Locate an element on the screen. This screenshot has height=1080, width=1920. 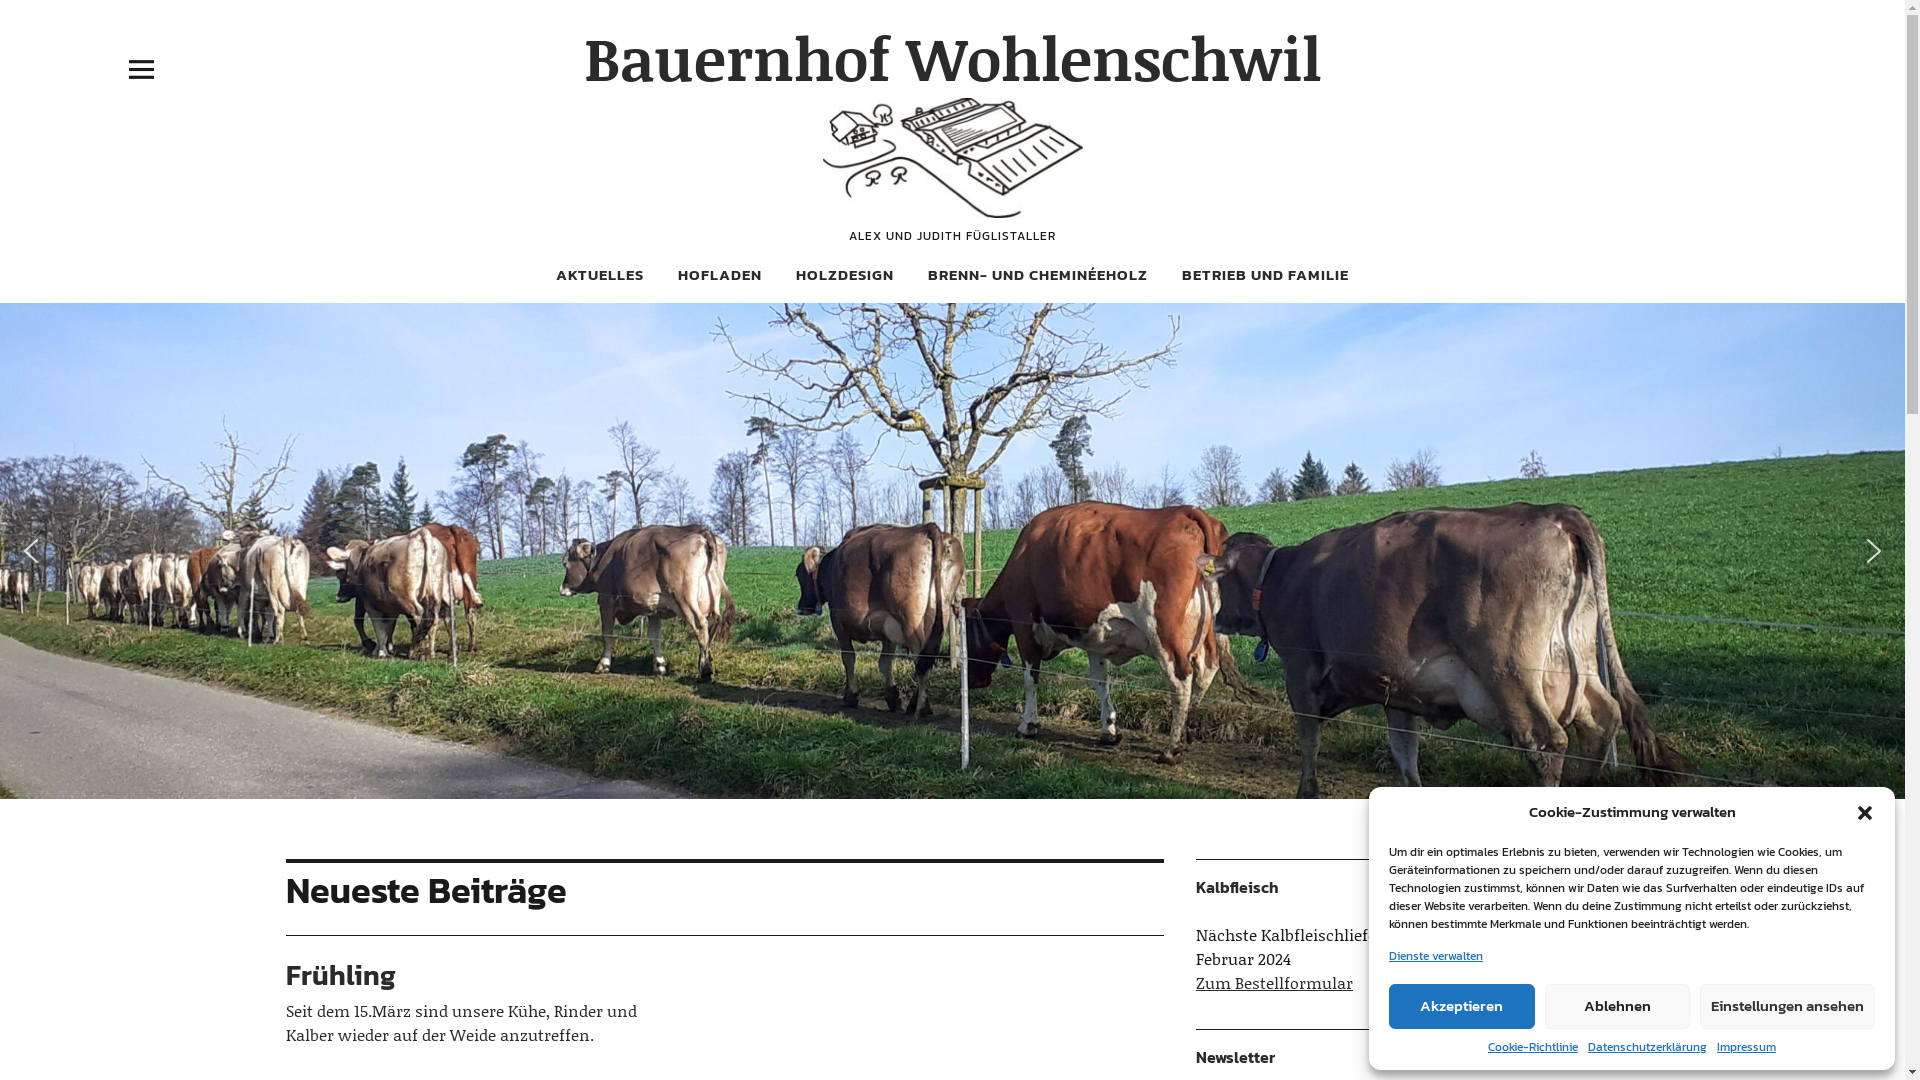
'Akzeptieren' is located at coordinates (1462, 1006).